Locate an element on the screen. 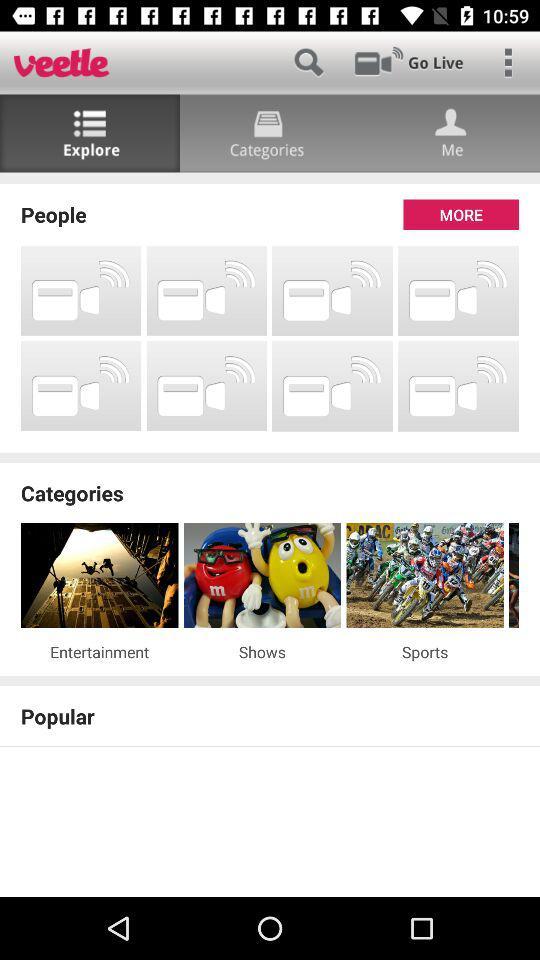  to go to person 's own profile is located at coordinates (449, 132).